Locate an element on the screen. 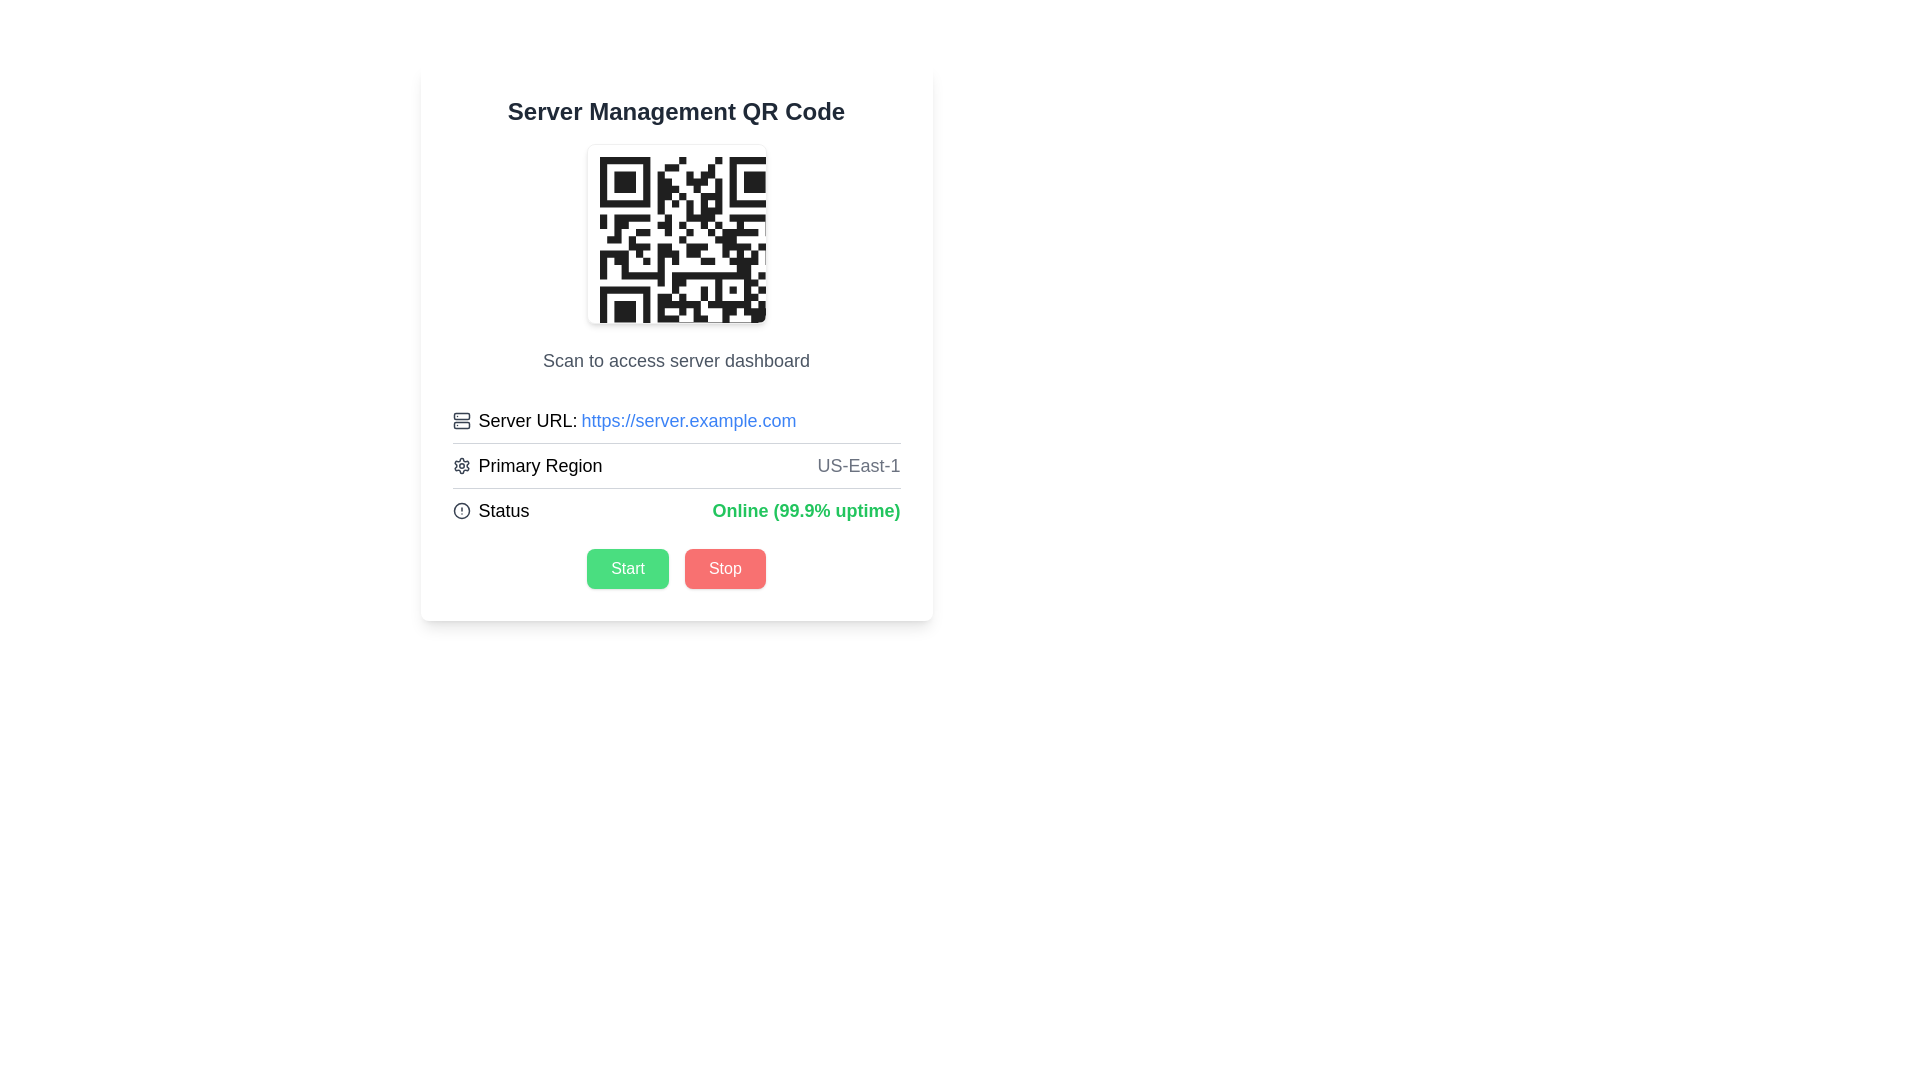 This screenshot has width=1920, height=1080. the warning icon with an exclamation mark located next to the 'Status' label in the 'Status' section is located at coordinates (460, 509).